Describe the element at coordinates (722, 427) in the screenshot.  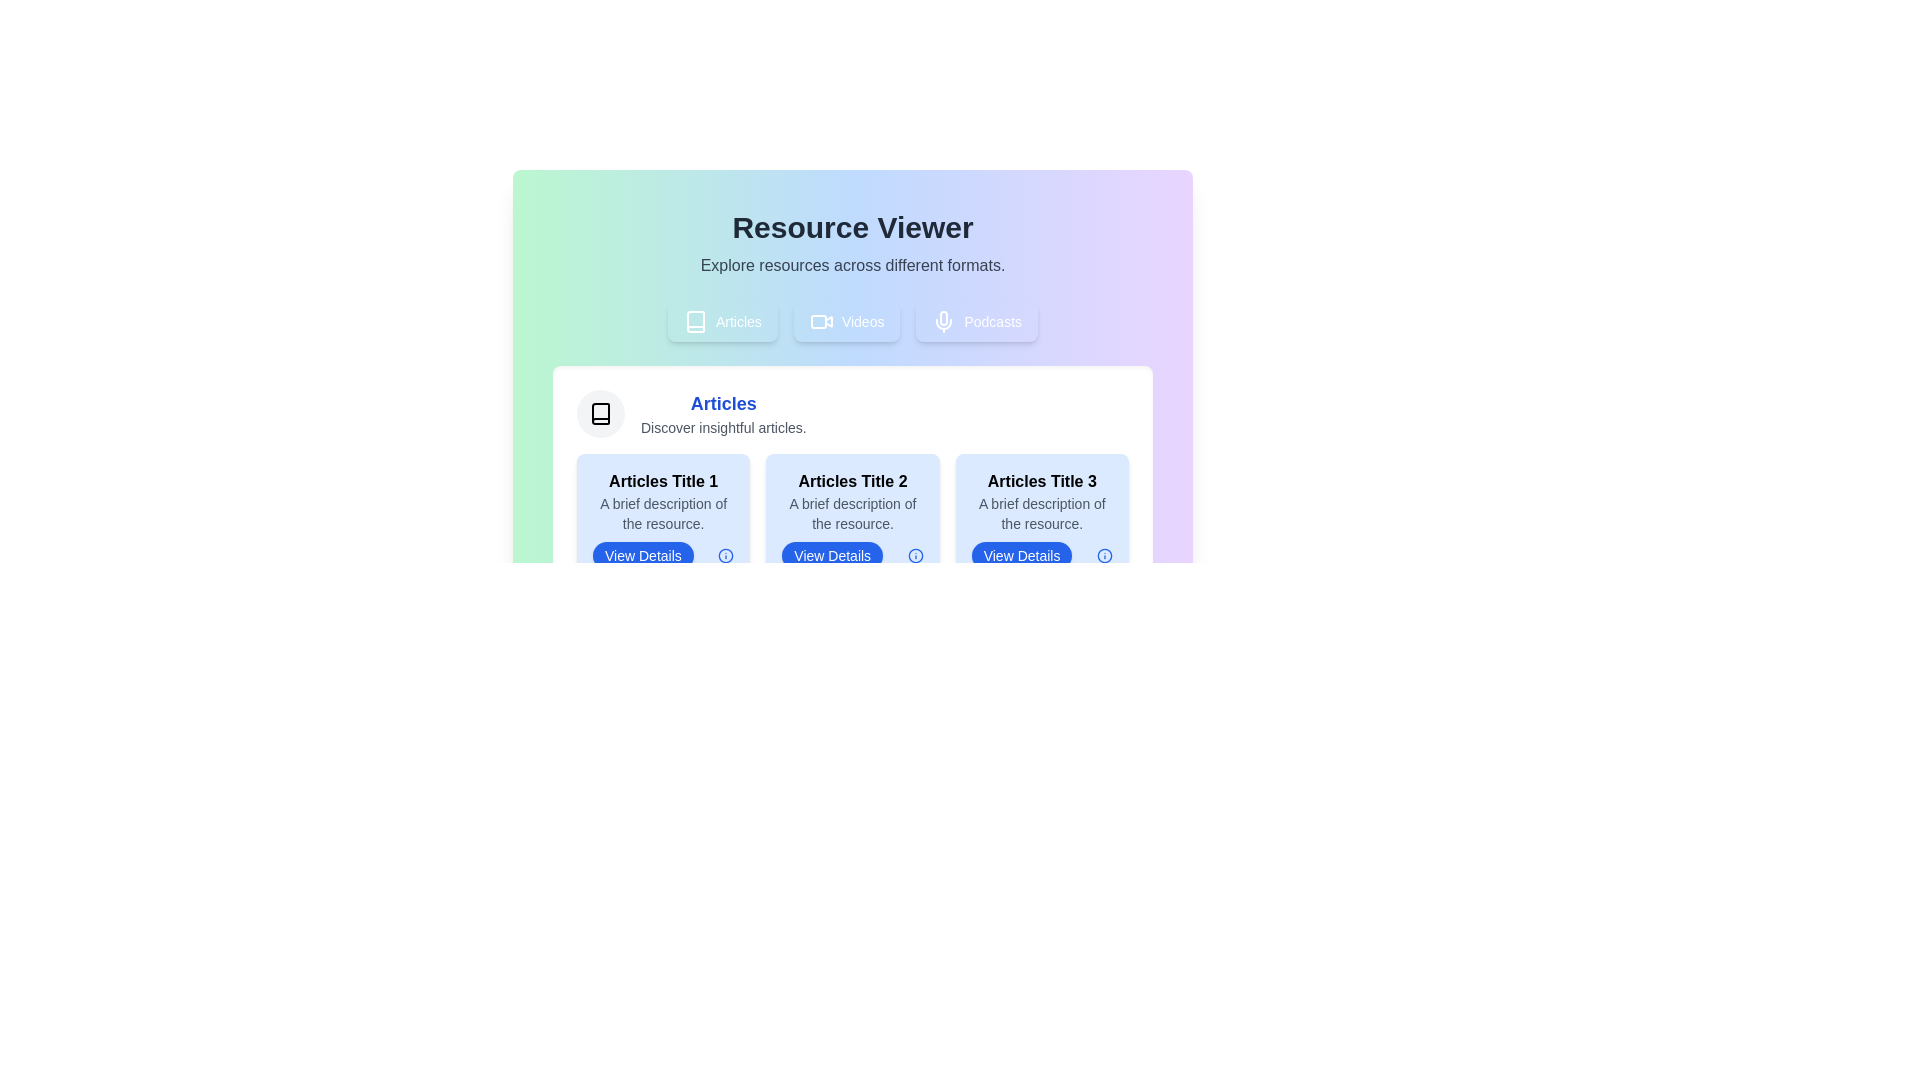
I see `the text label that reads 'Discover insightful articles.' which is styled in a smaller font size and muted gray color, positioned below the heading 'Articles'` at that location.